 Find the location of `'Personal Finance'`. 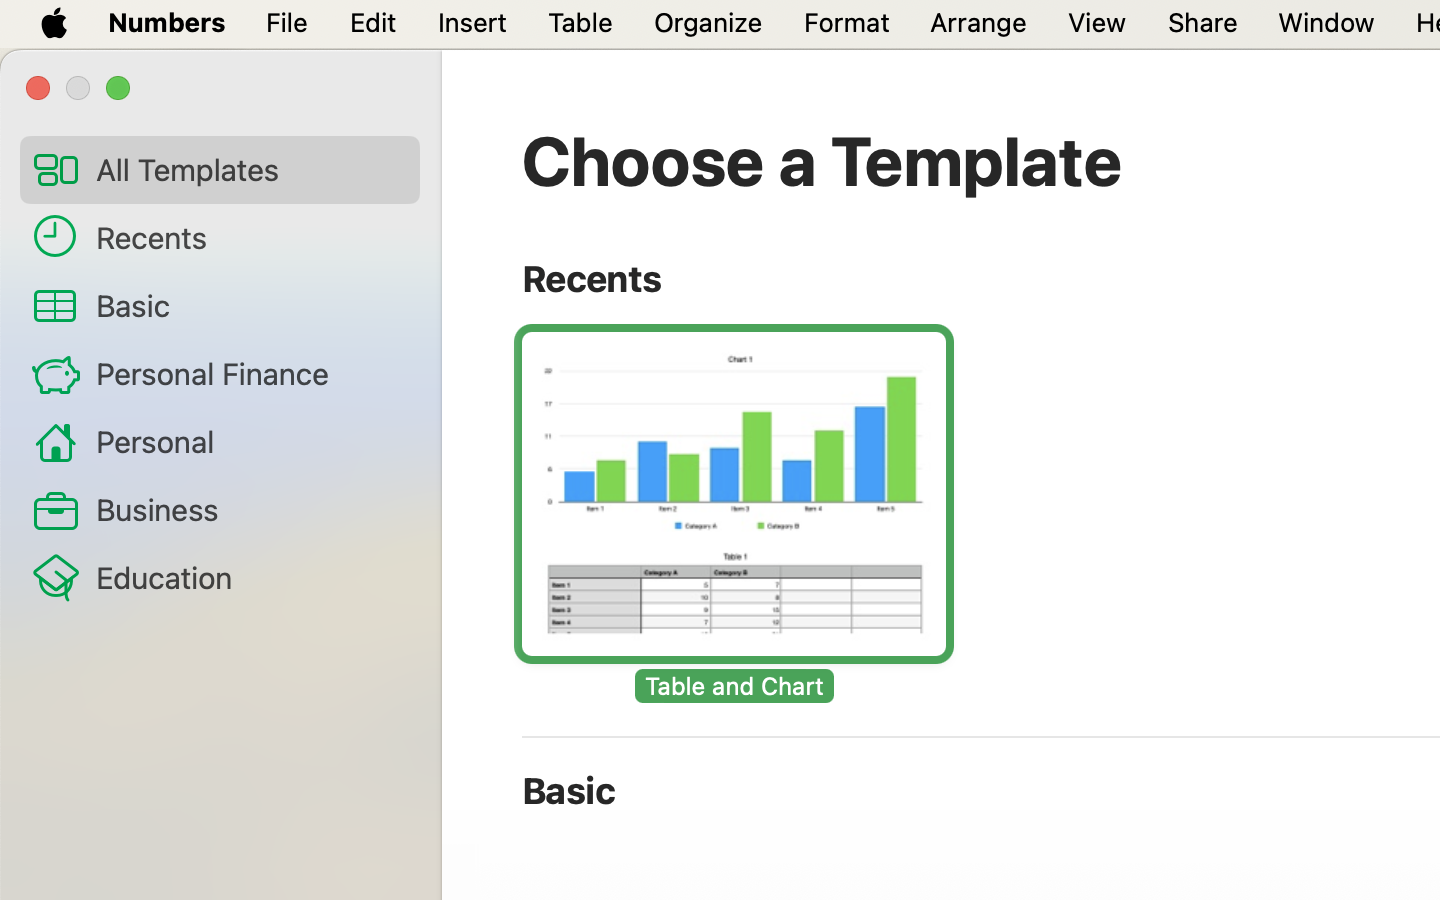

'Personal Finance' is located at coordinates (248, 372).